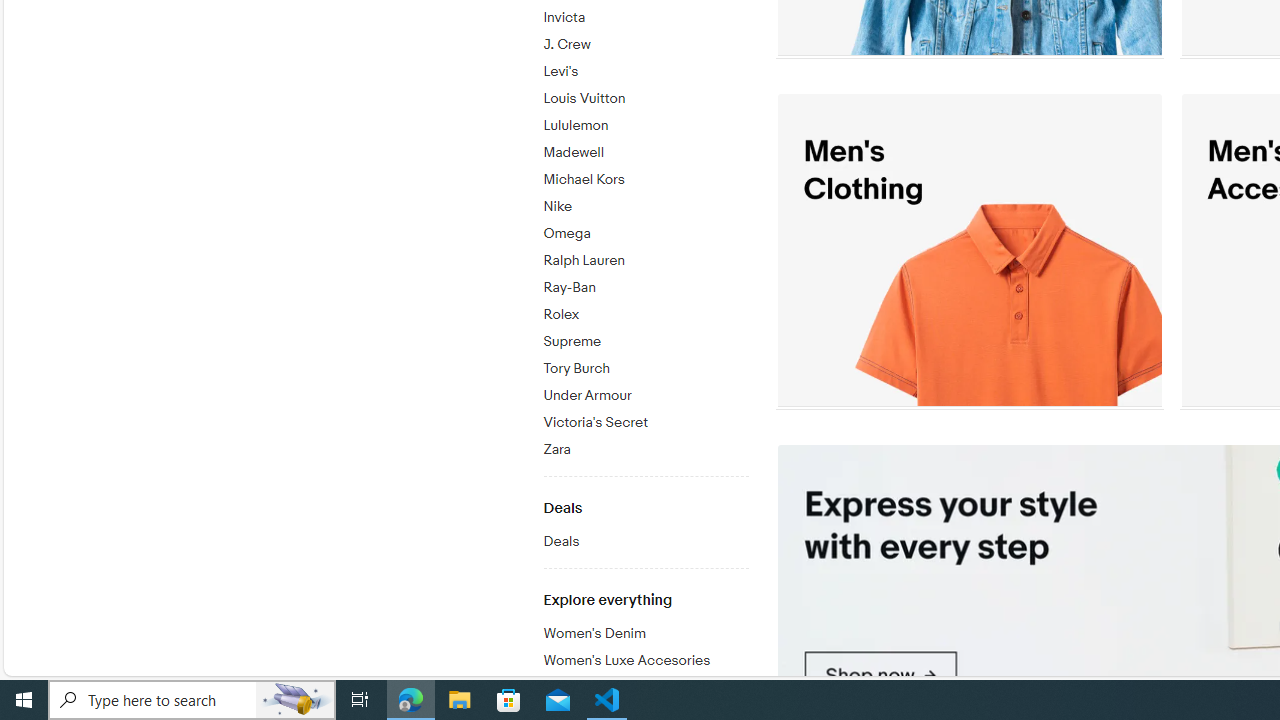 The image size is (1280, 720). I want to click on 'Under Armour', so click(645, 392).